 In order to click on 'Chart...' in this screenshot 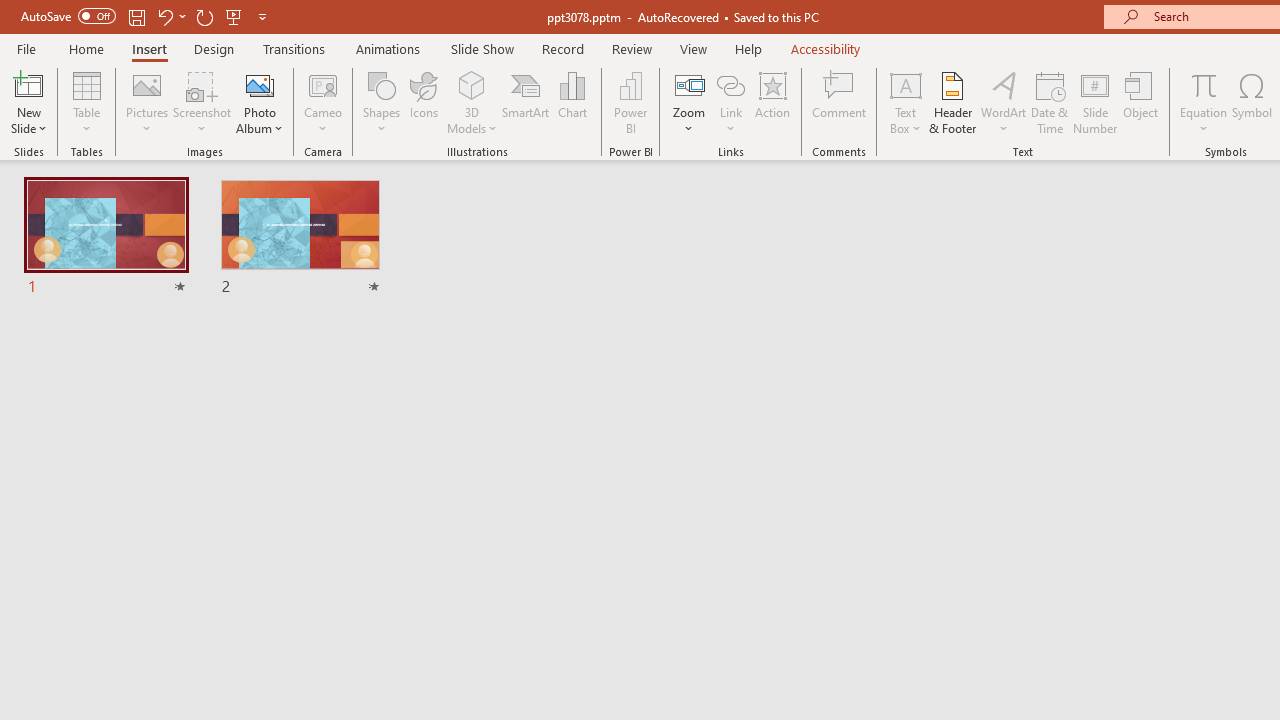, I will do `click(571, 103)`.